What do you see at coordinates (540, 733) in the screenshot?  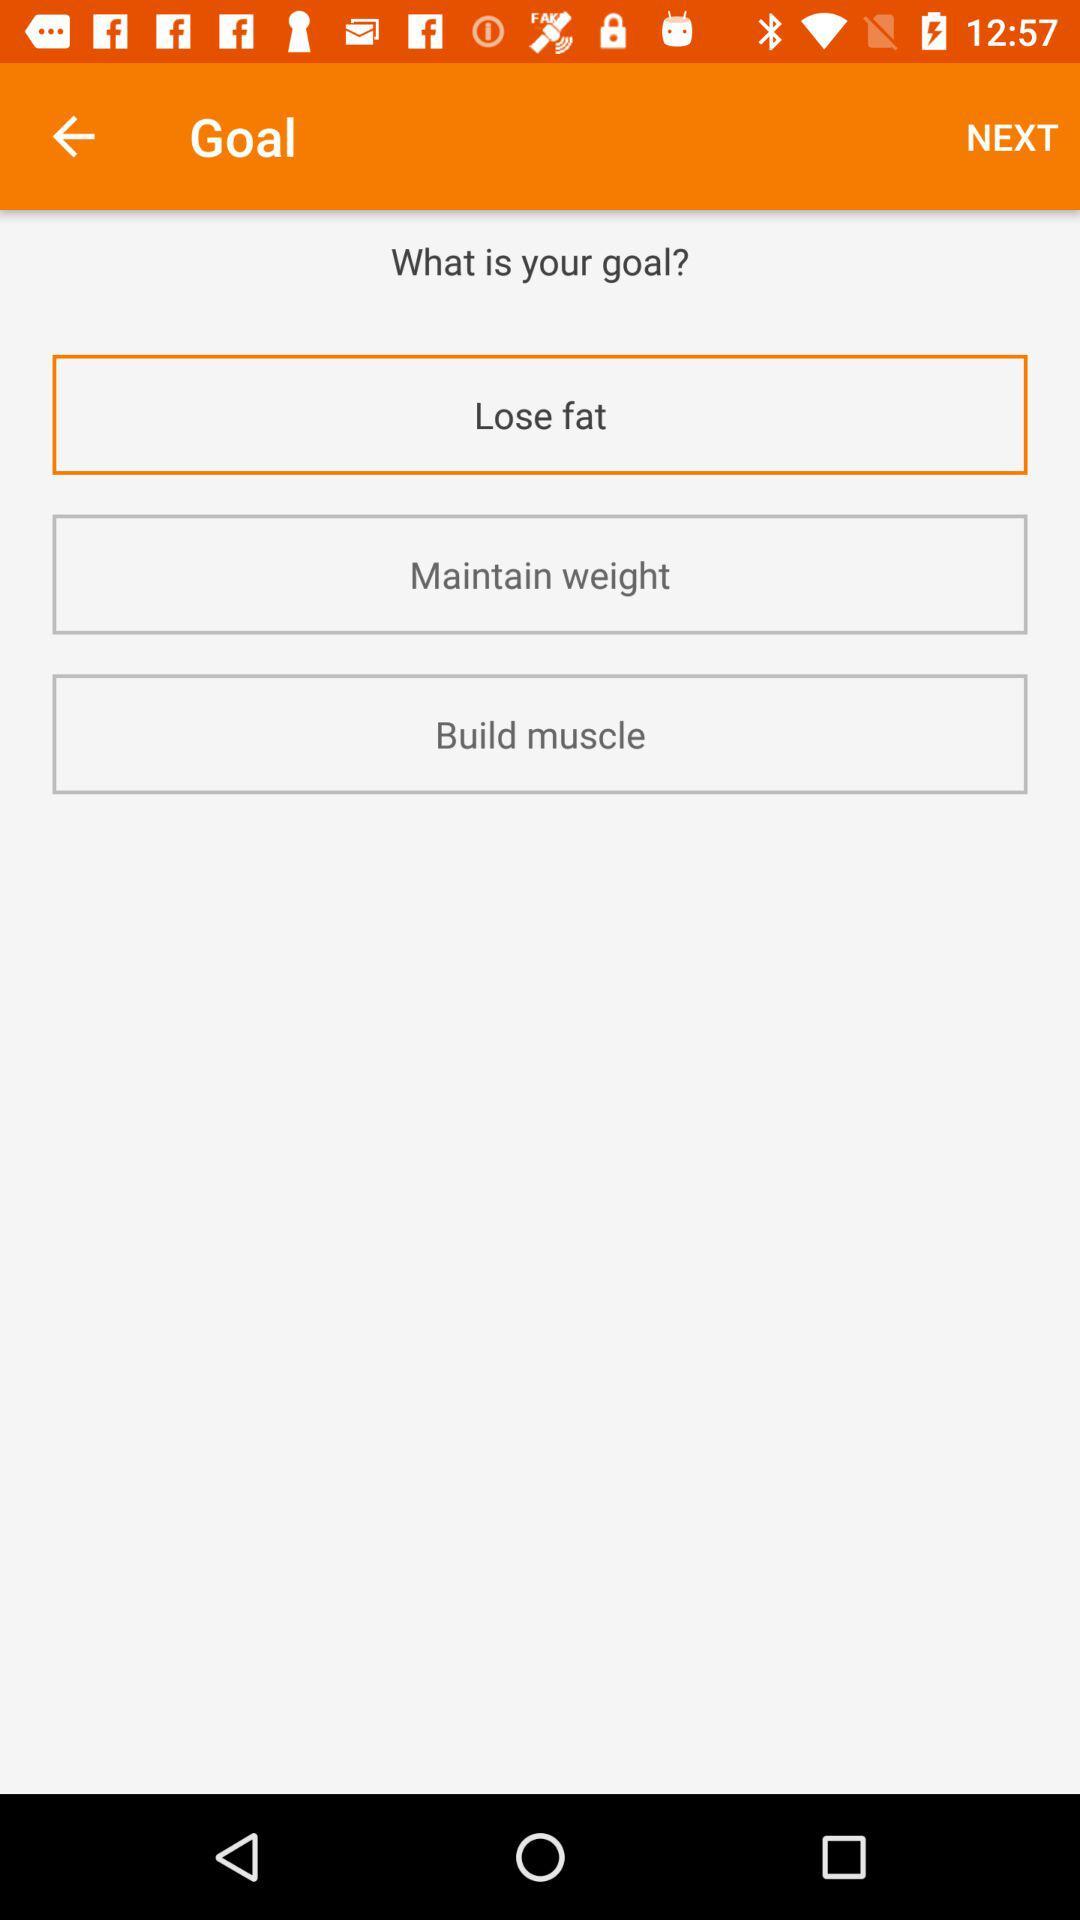 I see `the build muscle` at bounding box center [540, 733].